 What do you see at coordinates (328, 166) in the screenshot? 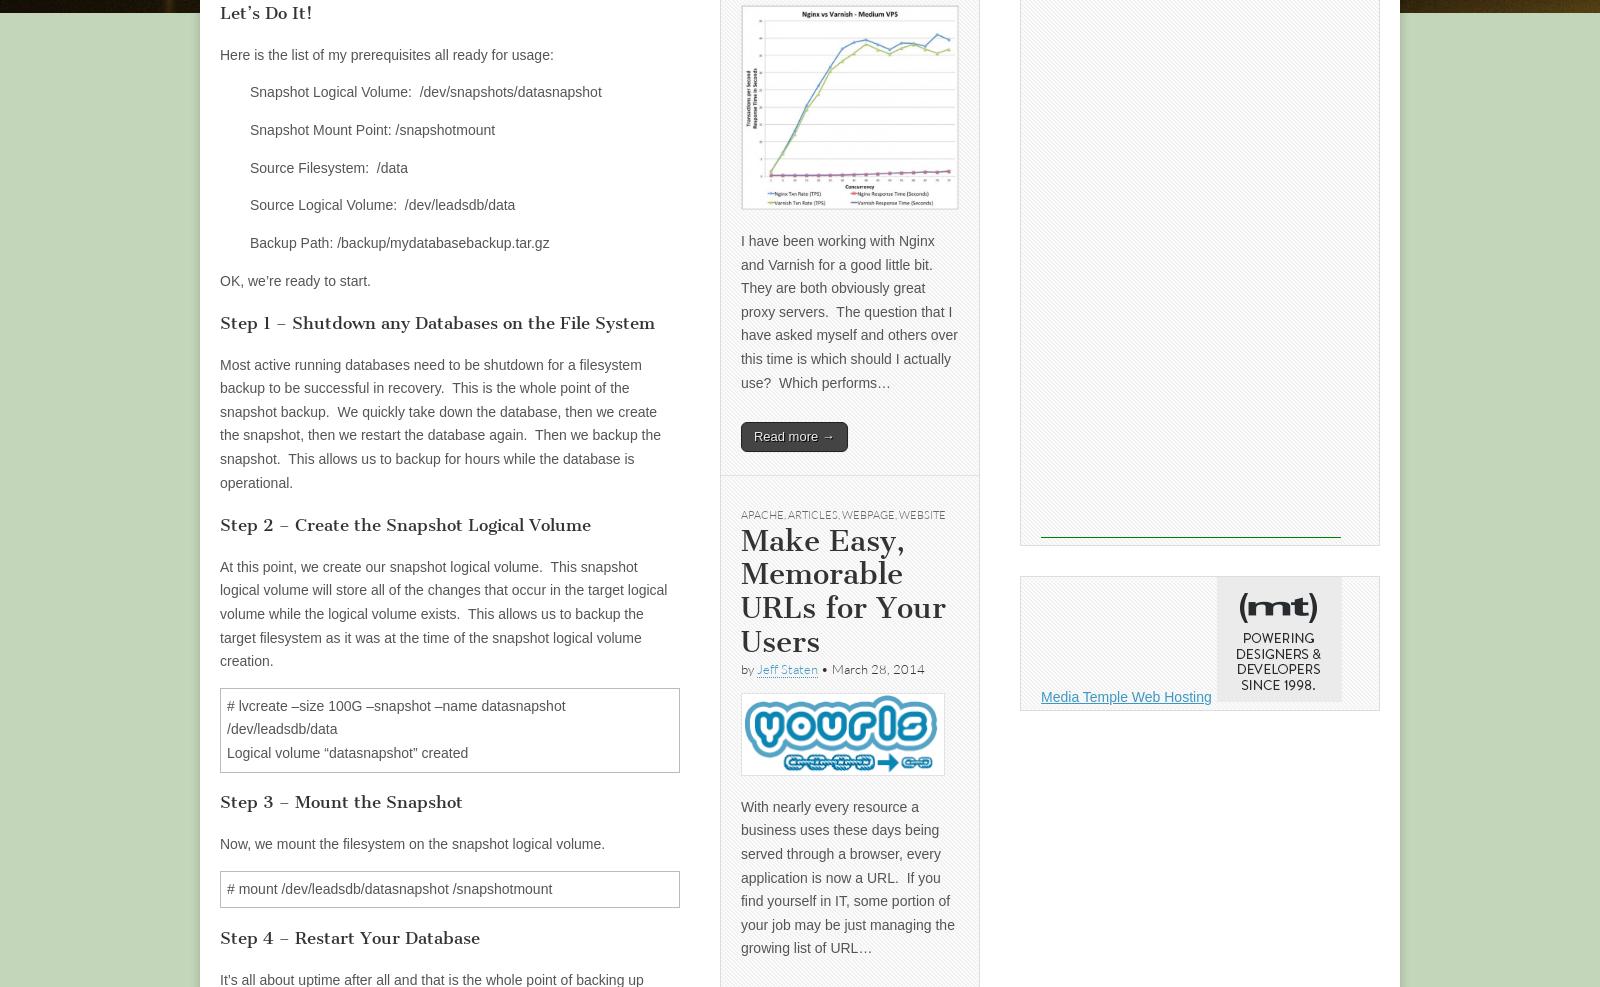
I see `'Source Filesystem:  /data'` at bounding box center [328, 166].